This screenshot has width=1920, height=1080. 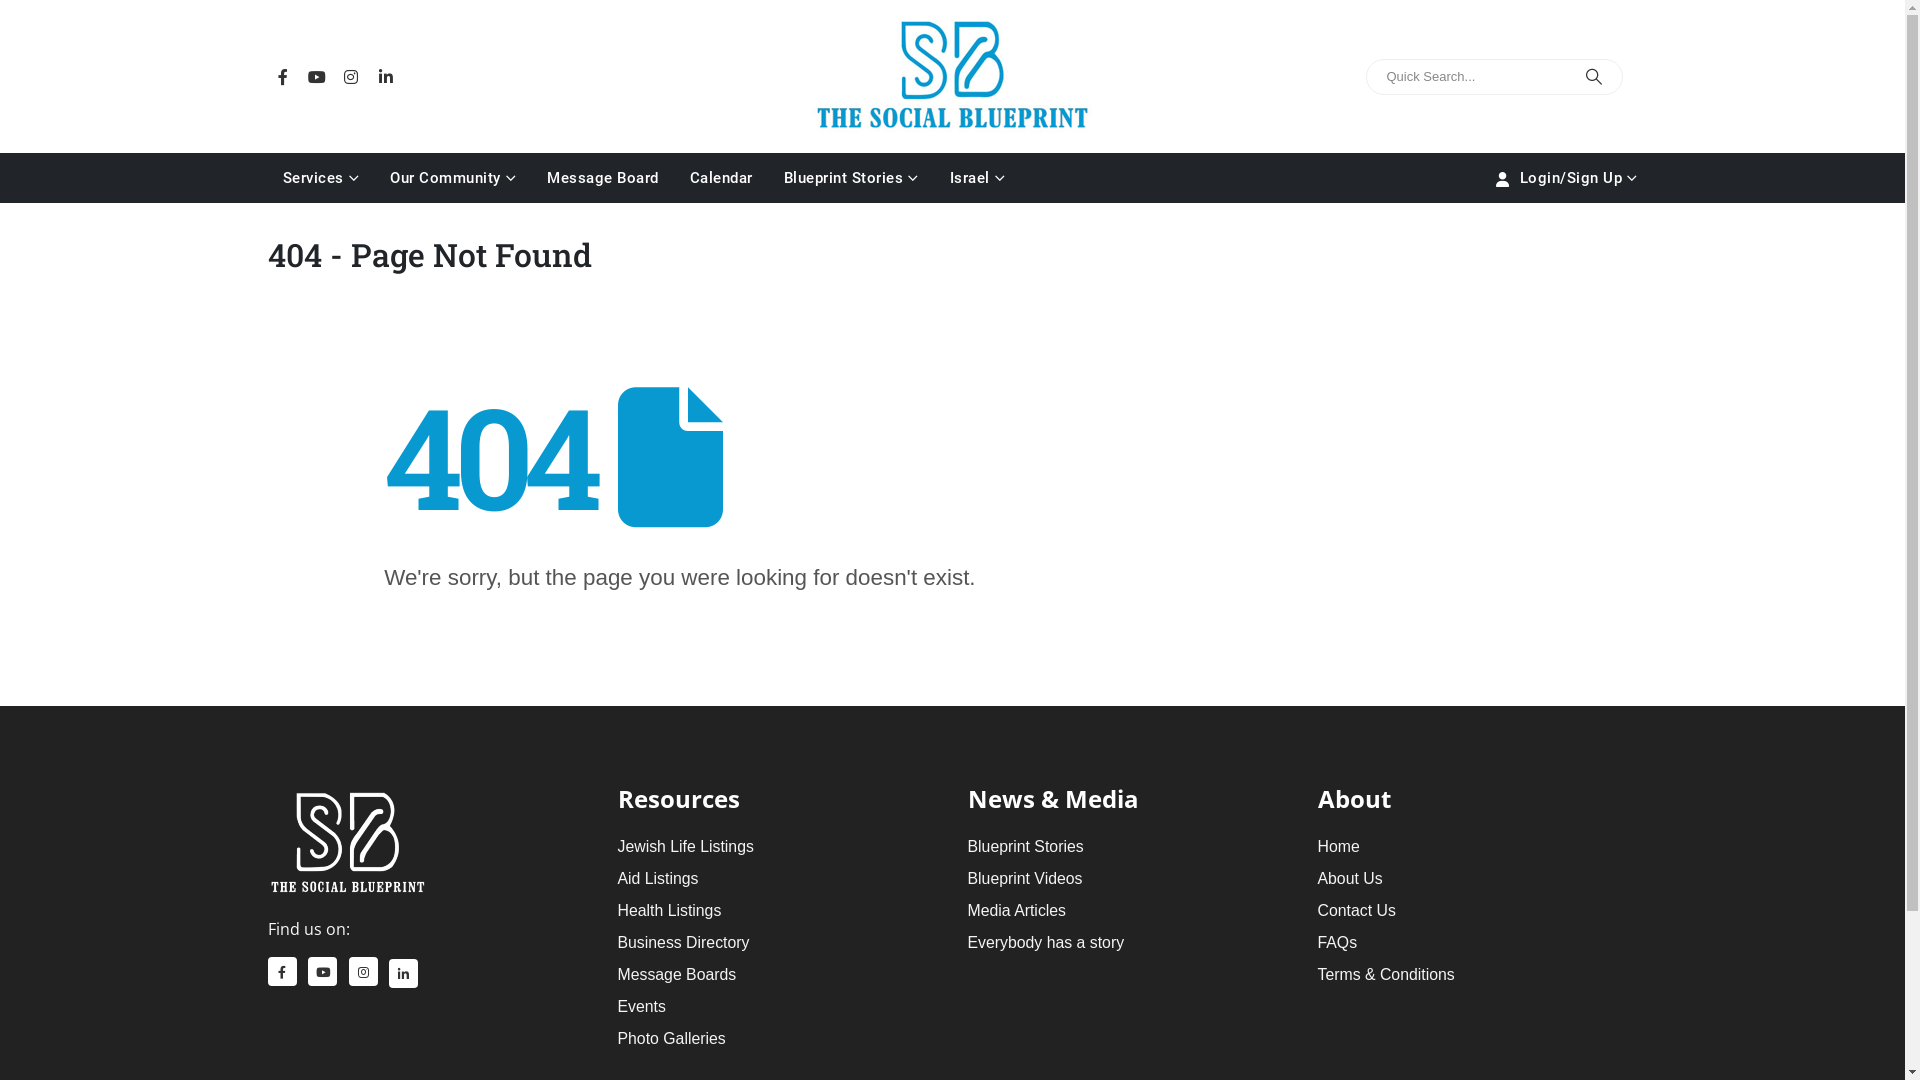 I want to click on 'Jewish Life Listings', so click(x=686, y=846).